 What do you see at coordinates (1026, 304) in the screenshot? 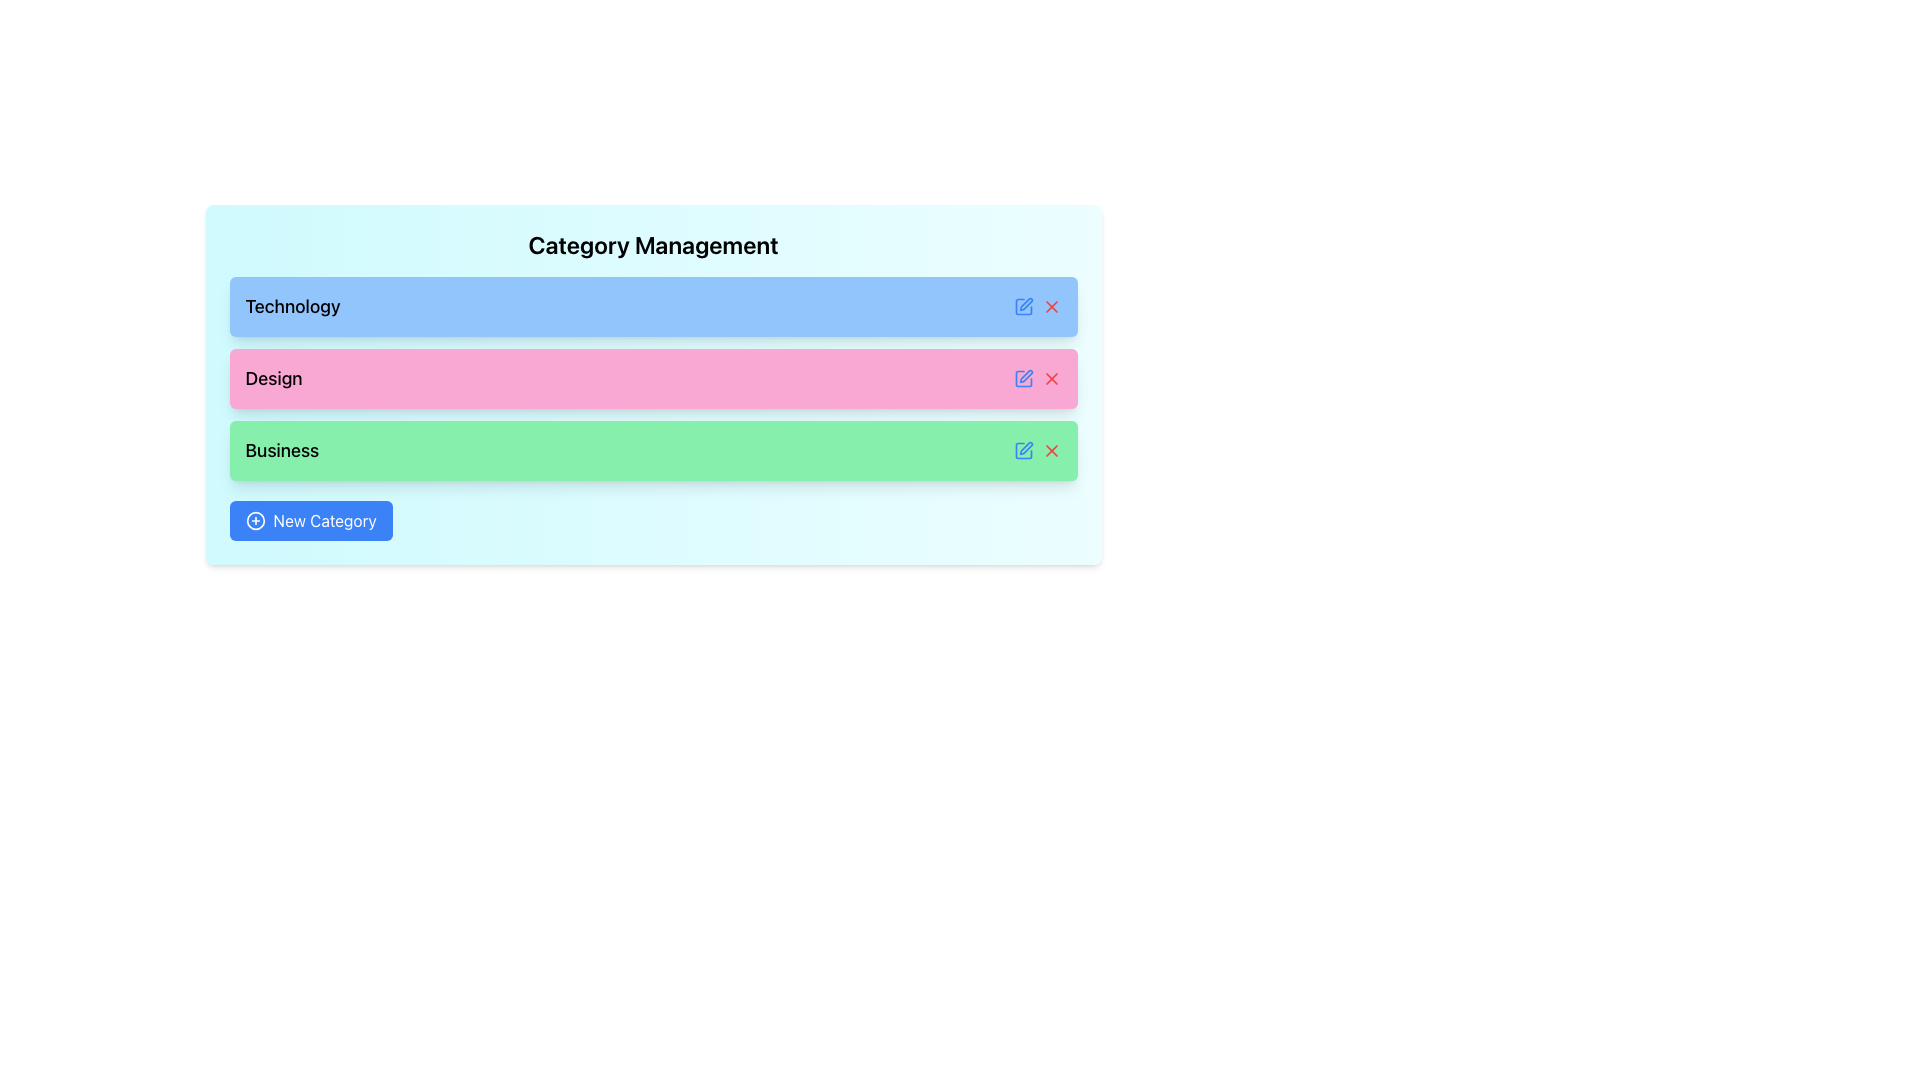
I see `the edit action icon button located in the upper-right section of the 'Technology' category row` at bounding box center [1026, 304].